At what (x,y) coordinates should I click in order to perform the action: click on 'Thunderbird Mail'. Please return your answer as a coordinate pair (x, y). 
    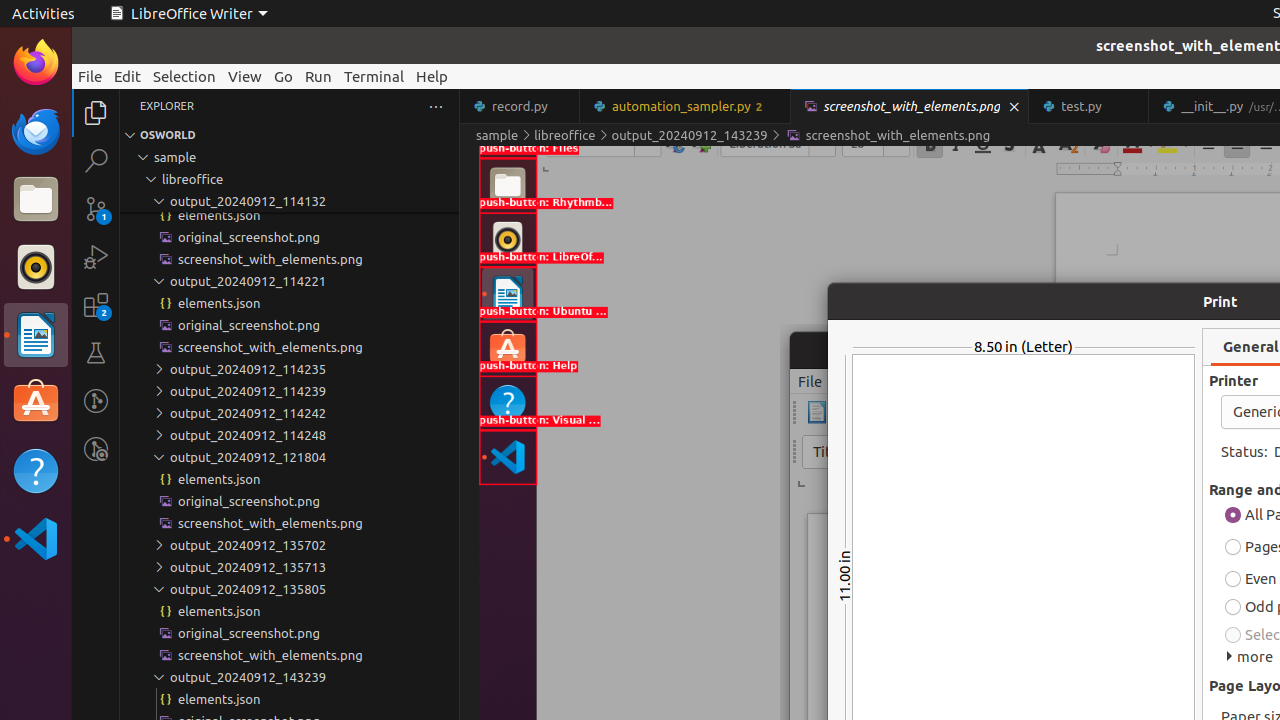
    Looking at the image, I should click on (35, 130).